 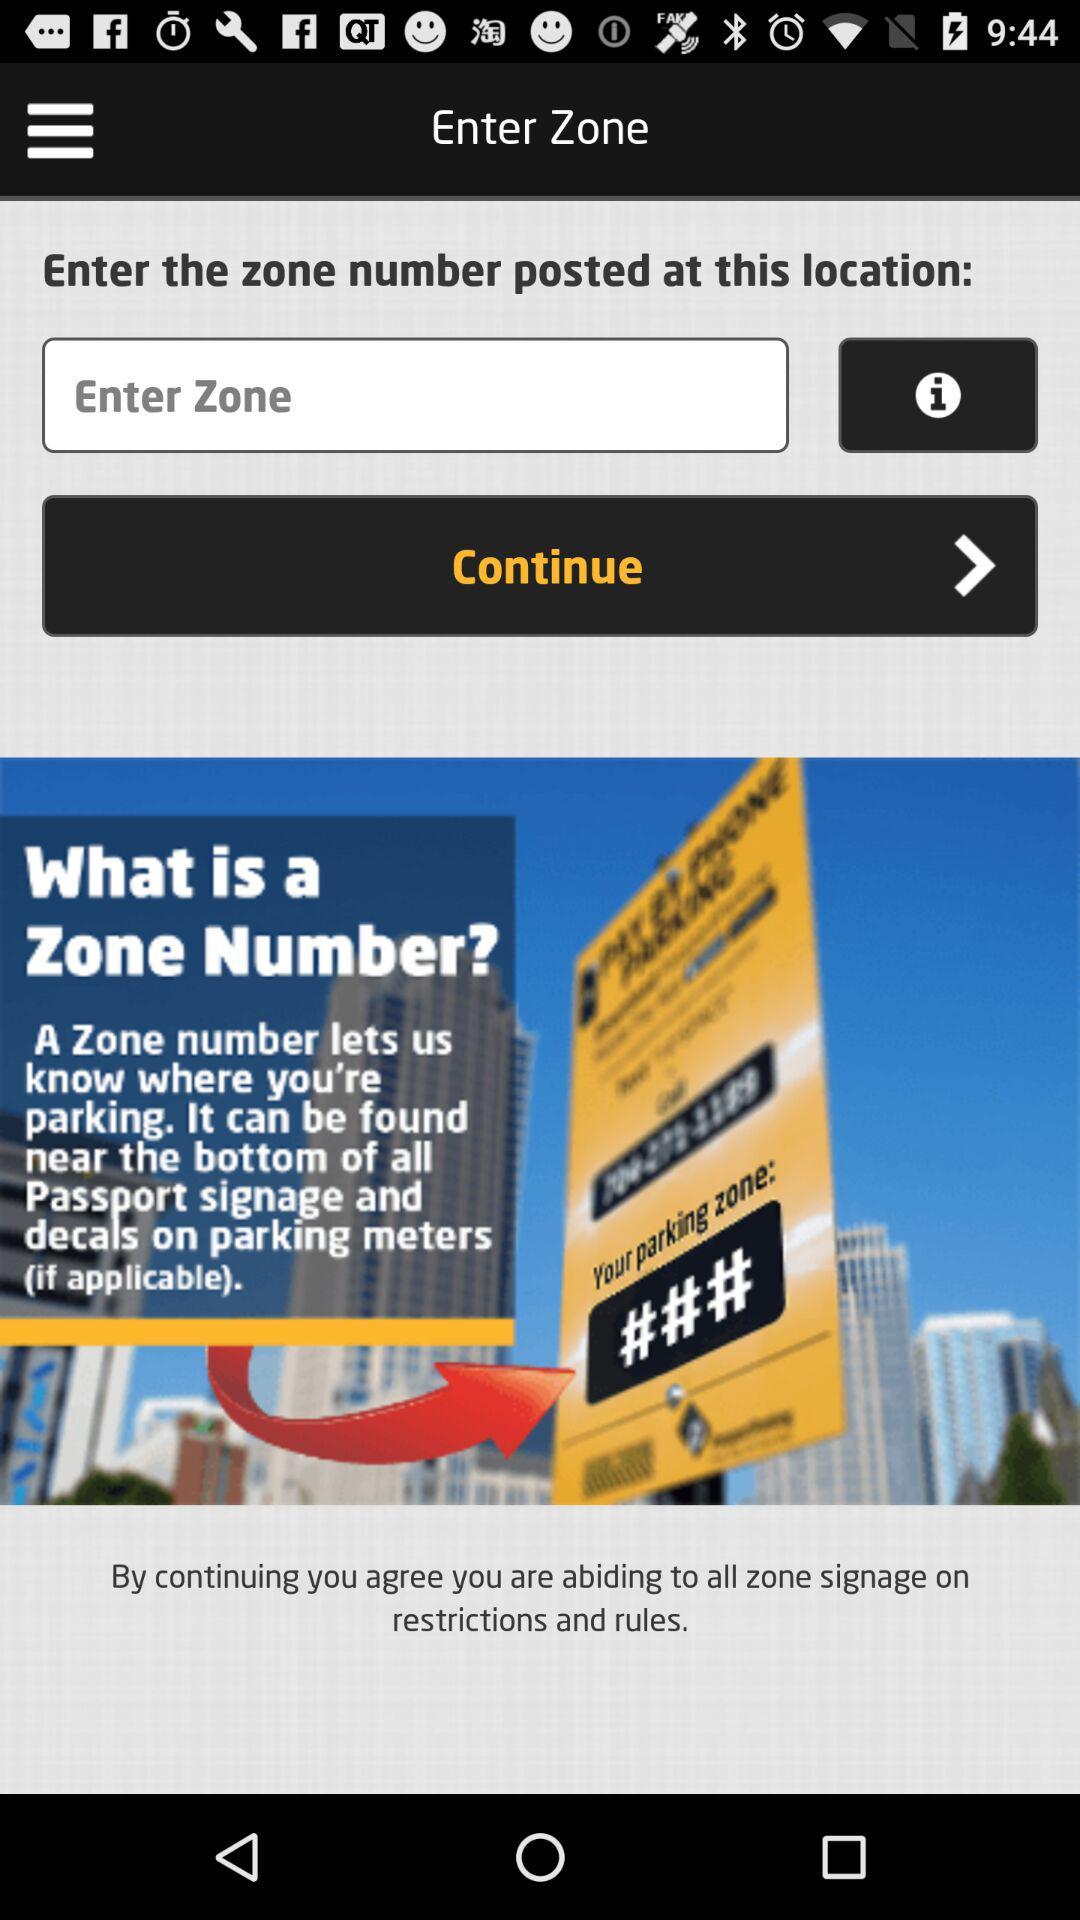 I want to click on the button above the continue button, so click(x=938, y=395).